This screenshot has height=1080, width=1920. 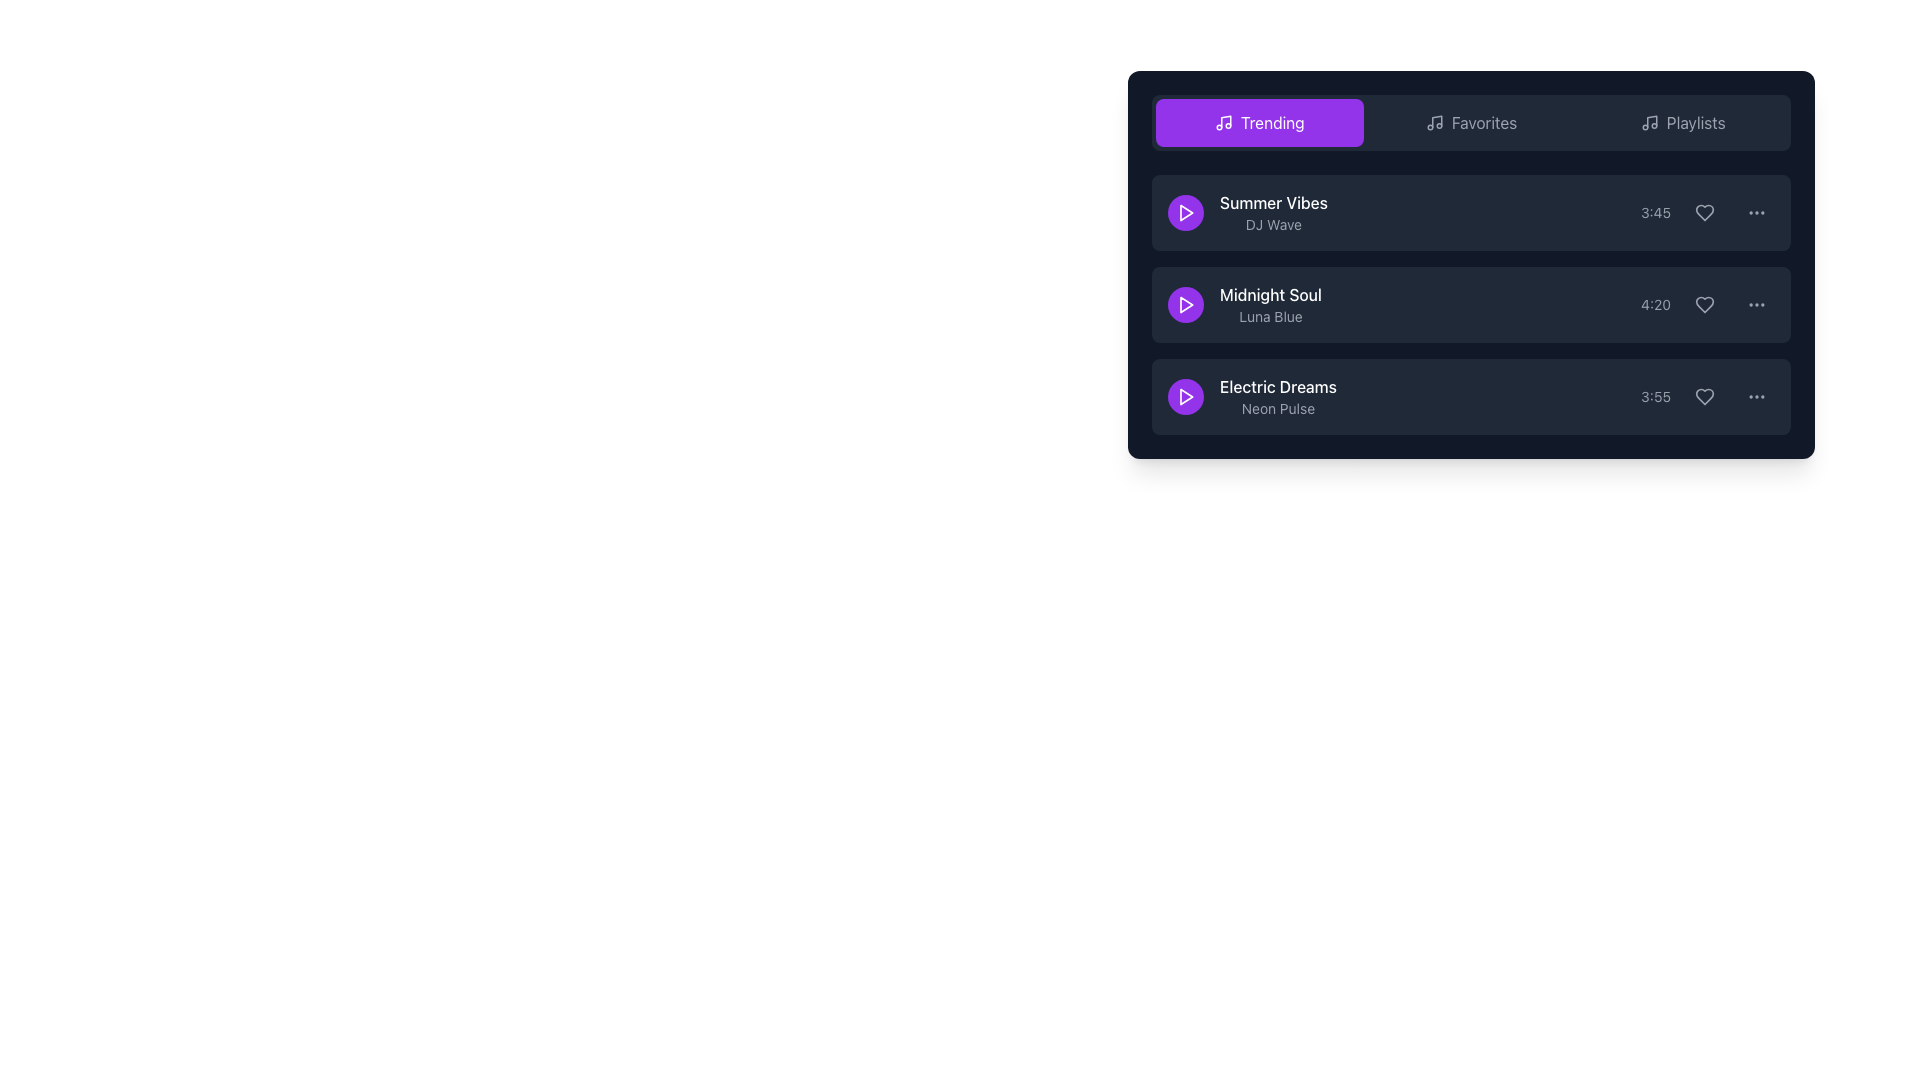 What do you see at coordinates (1755, 212) in the screenshot?
I see `the menu expansion button located to the right of the displayed time text ('3:45') and a heart icon, which is the last element in a horizontal arrangement of items` at bounding box center [1755, 212].